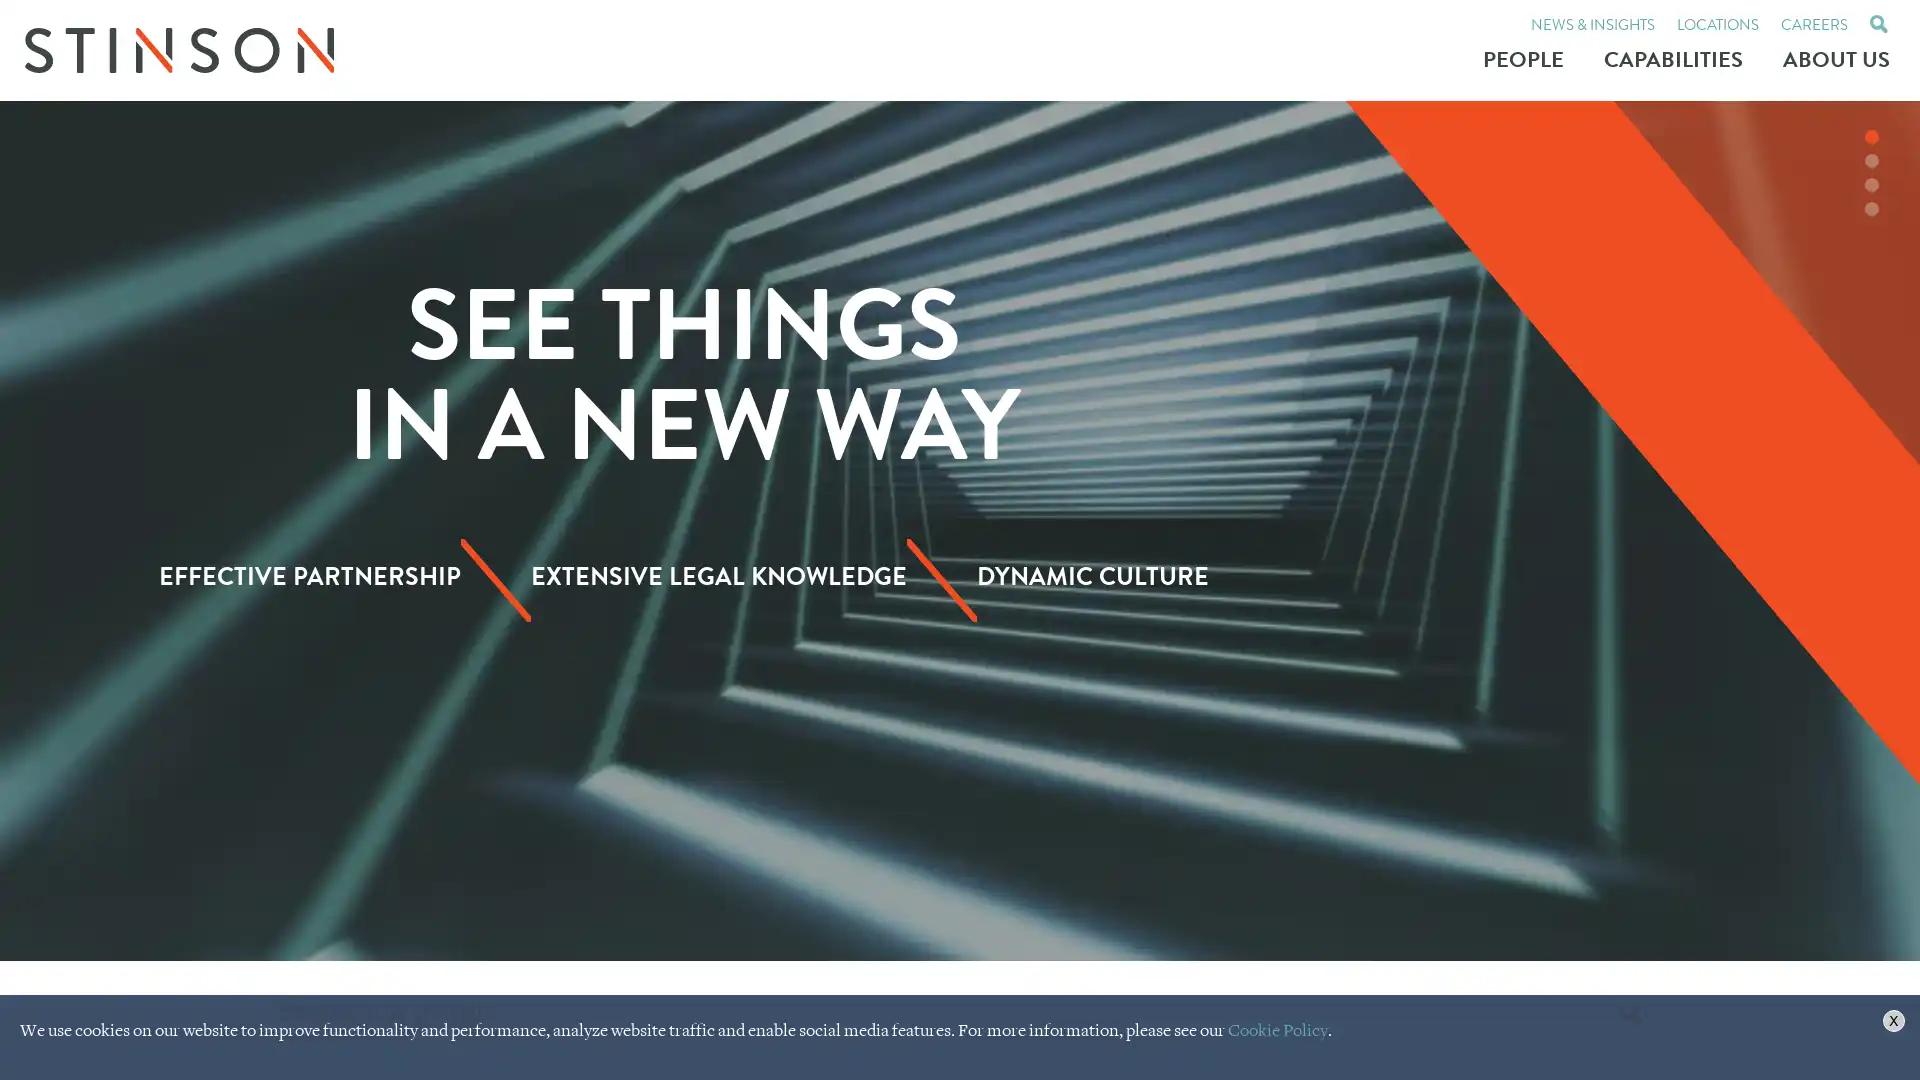  Describe the element at coordinates (1871, 185) in the screenshot. I see `3` at that location.